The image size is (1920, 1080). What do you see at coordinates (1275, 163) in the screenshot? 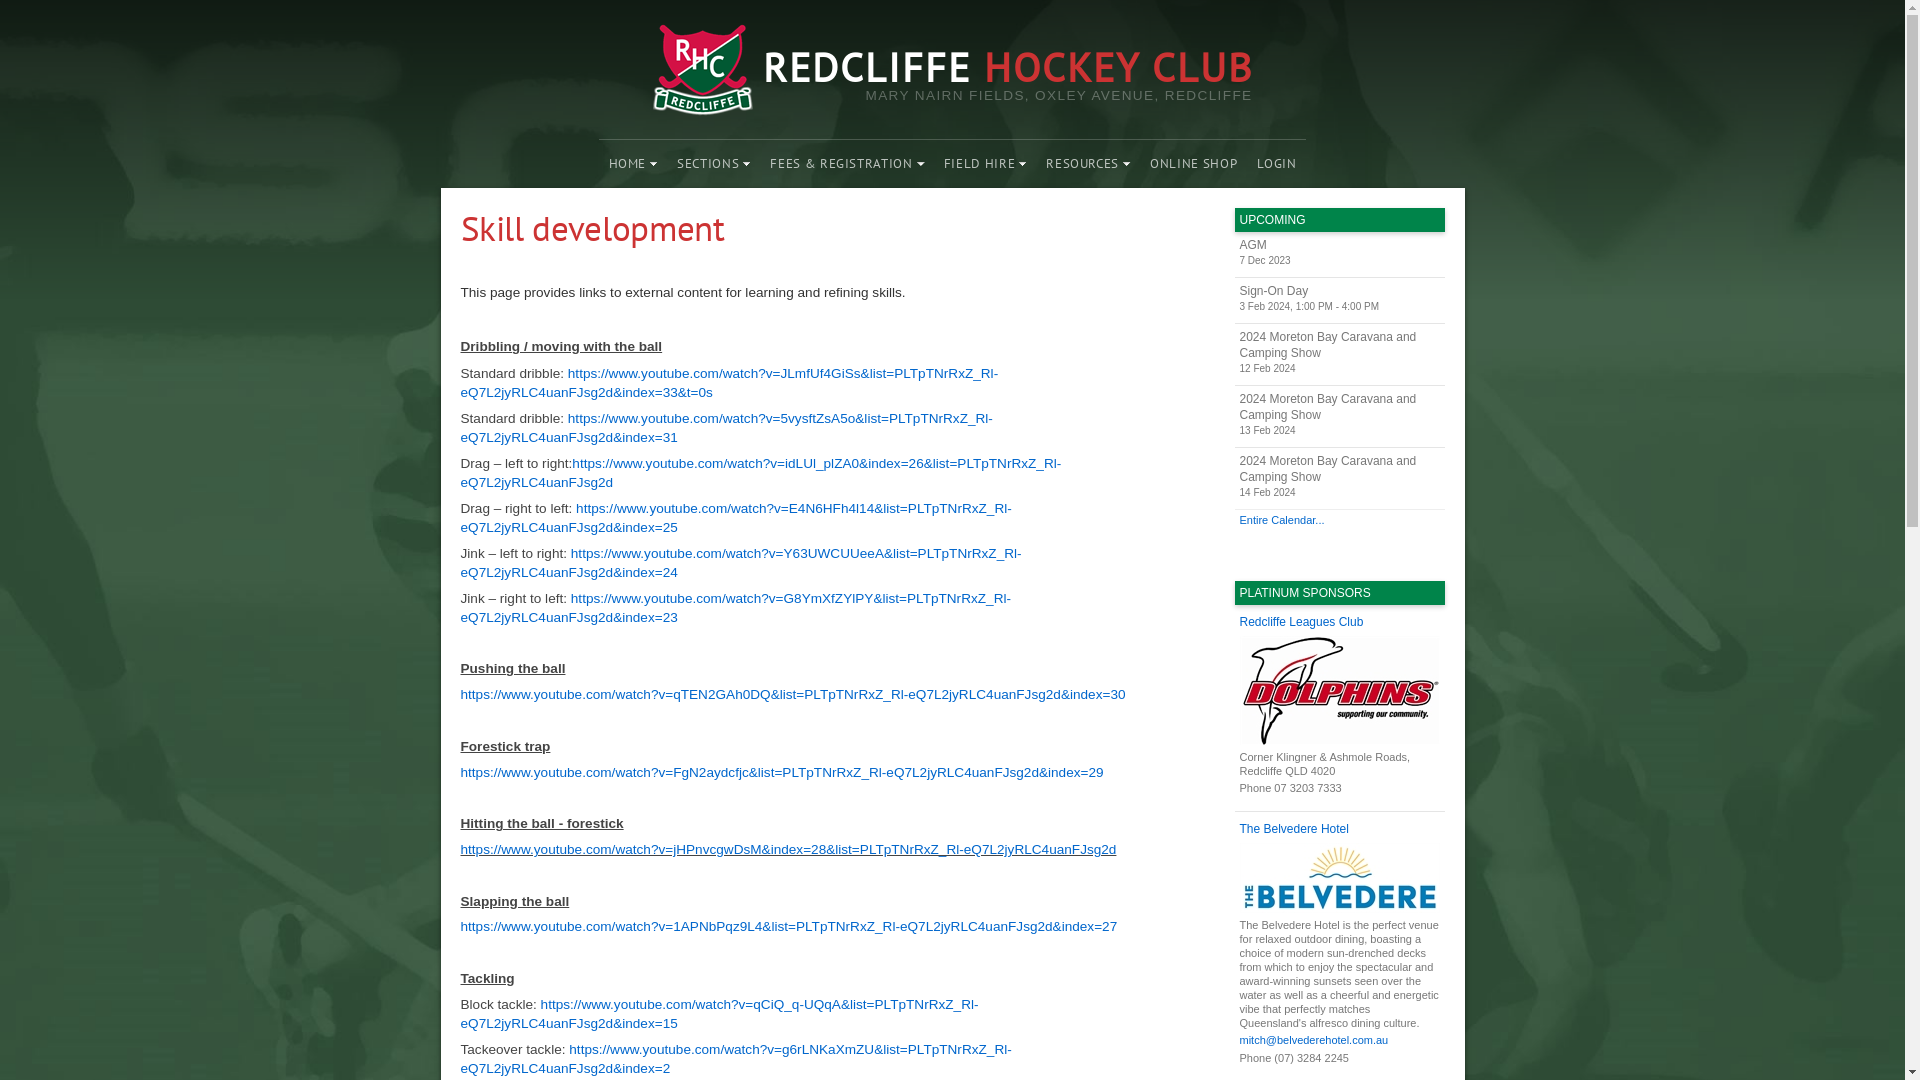
I see `'LOGIN'` at bounding box center [1275, 163].